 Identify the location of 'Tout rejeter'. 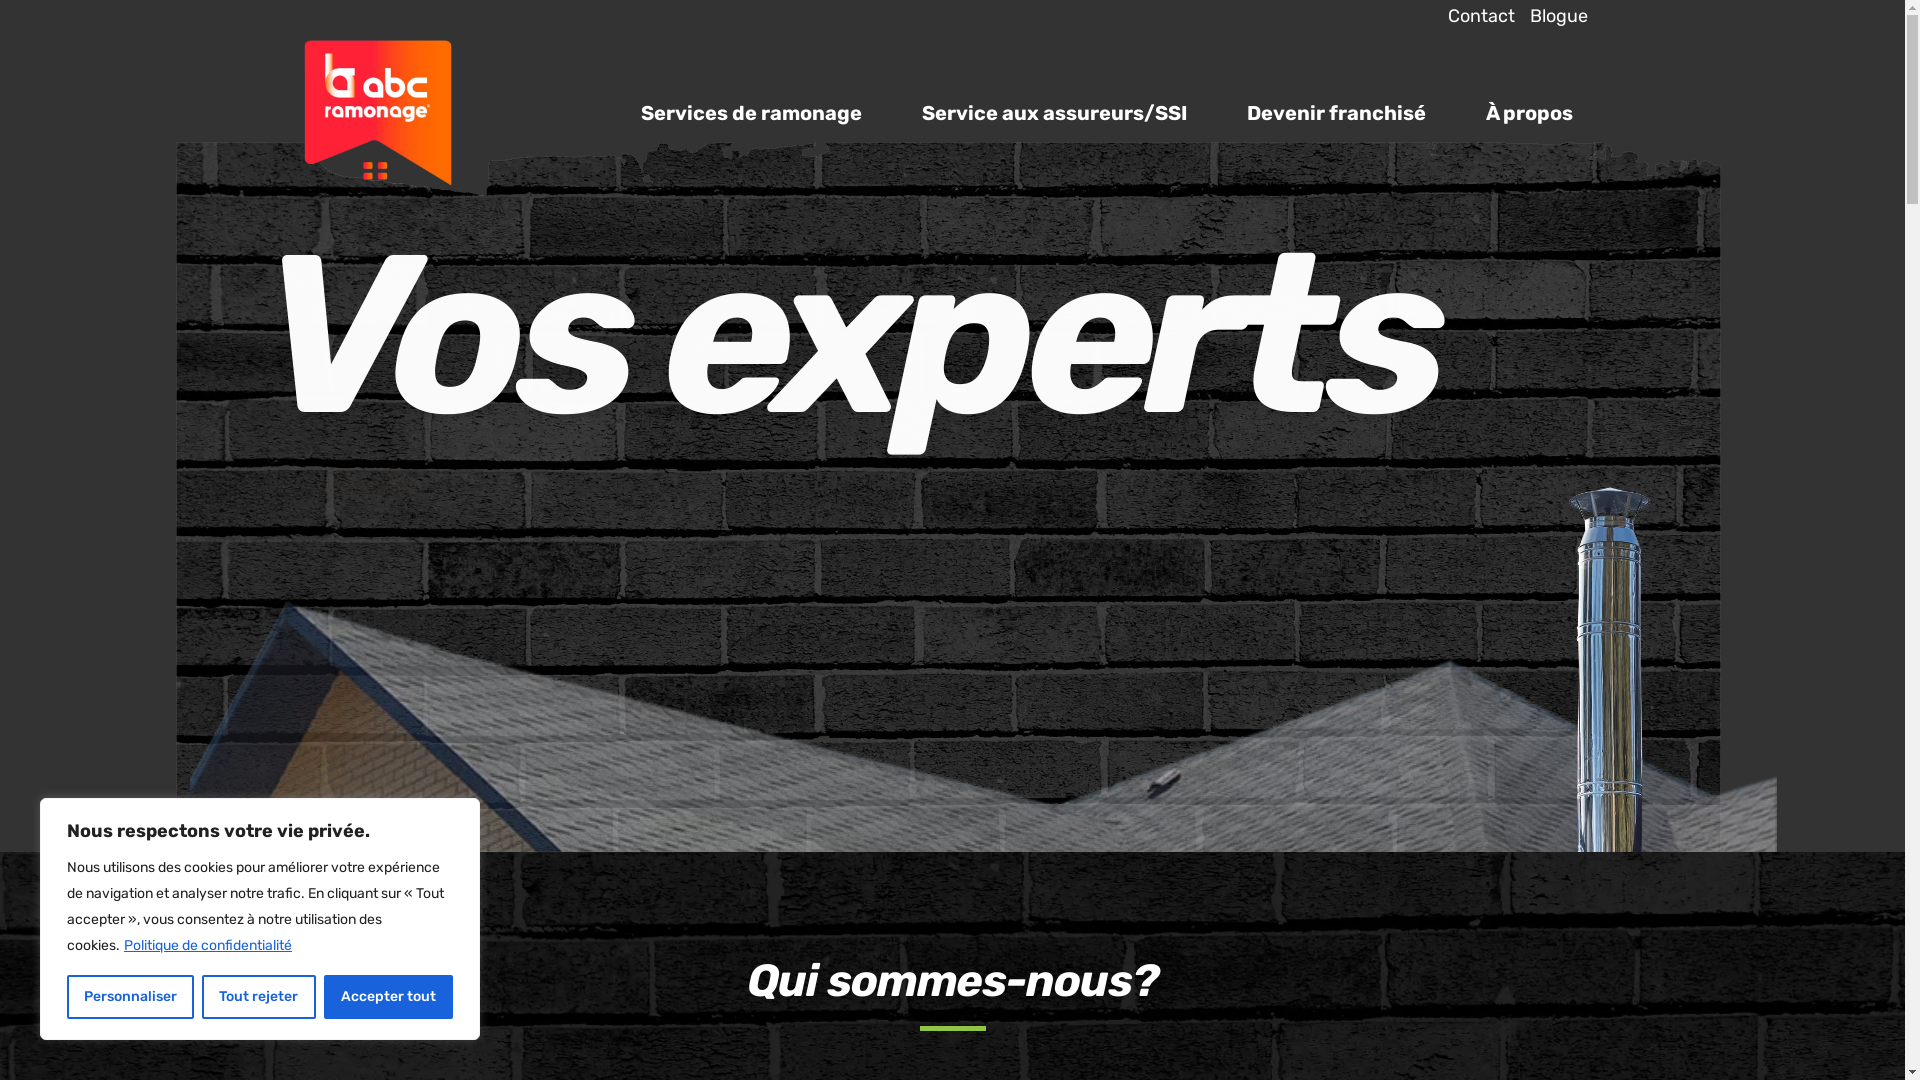
(201, 996).